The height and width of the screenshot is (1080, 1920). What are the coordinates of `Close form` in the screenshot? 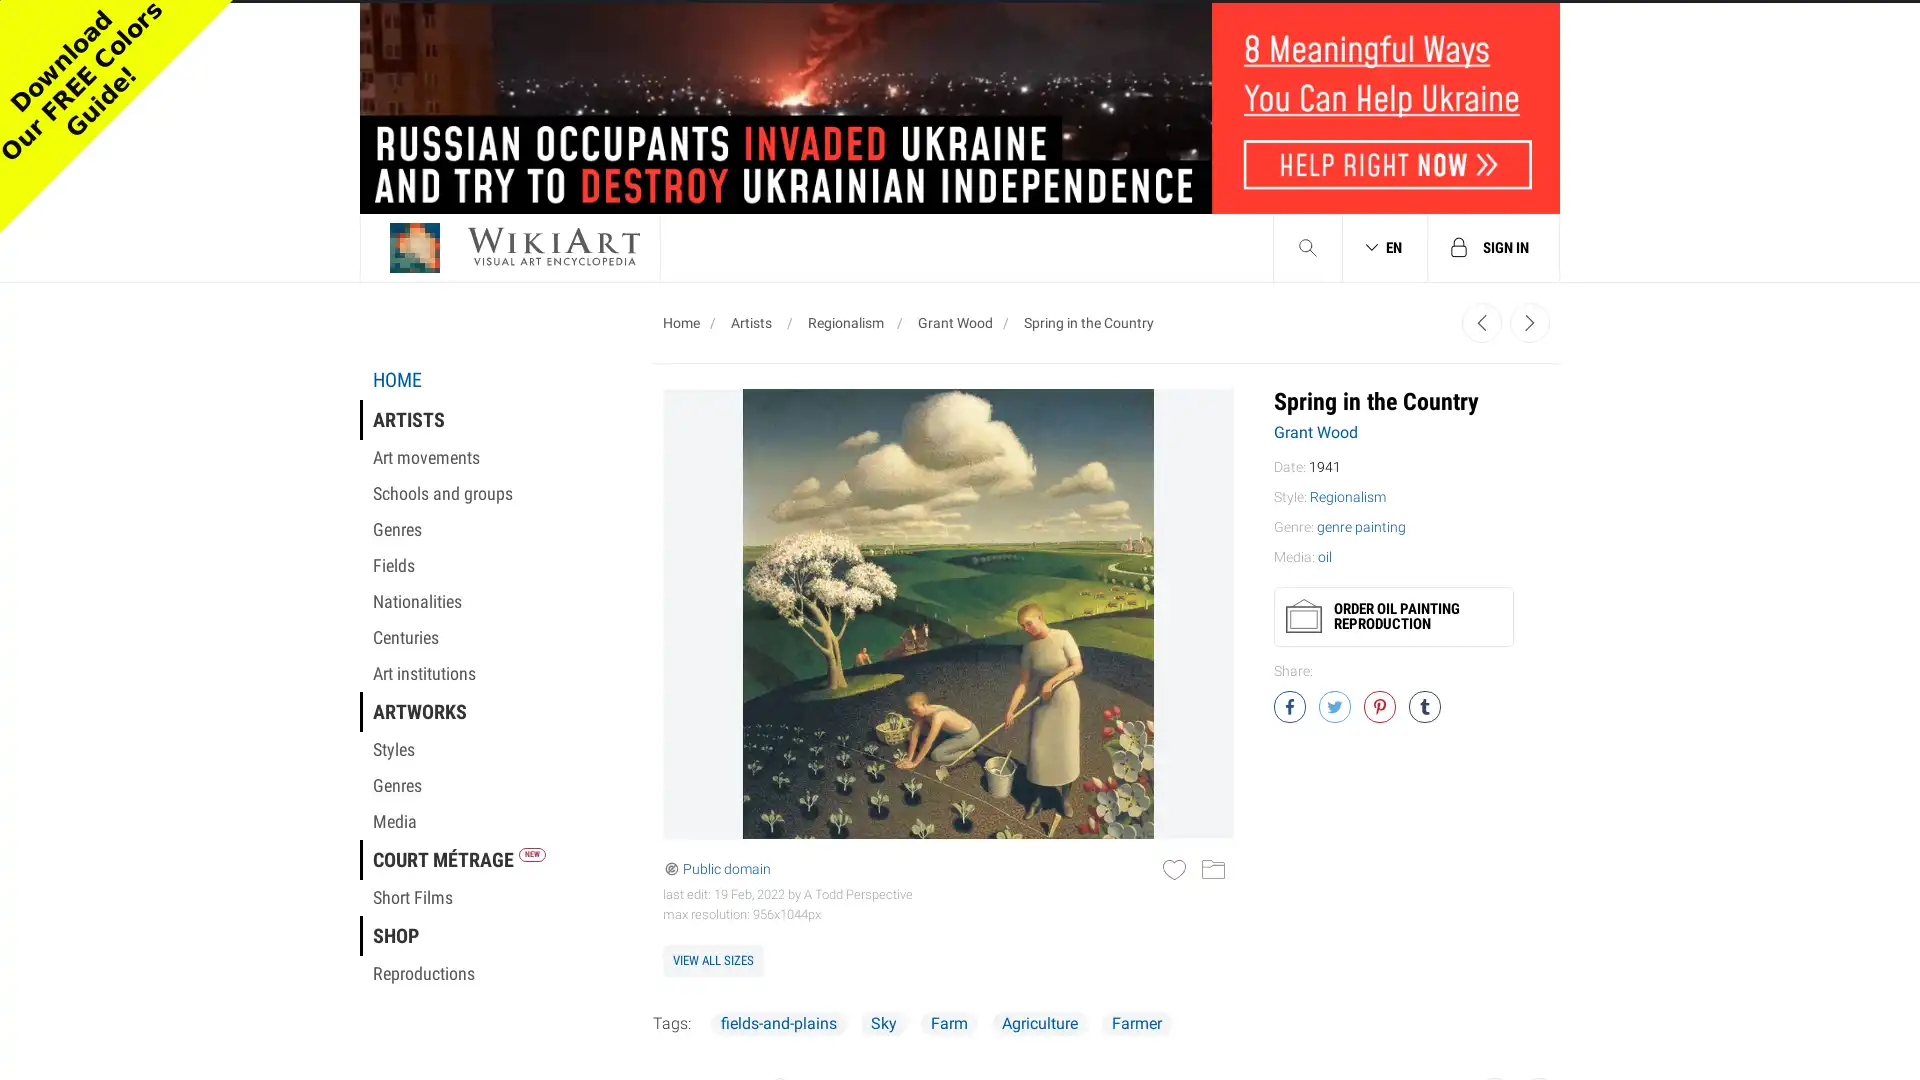 It's located at (1334, 45).